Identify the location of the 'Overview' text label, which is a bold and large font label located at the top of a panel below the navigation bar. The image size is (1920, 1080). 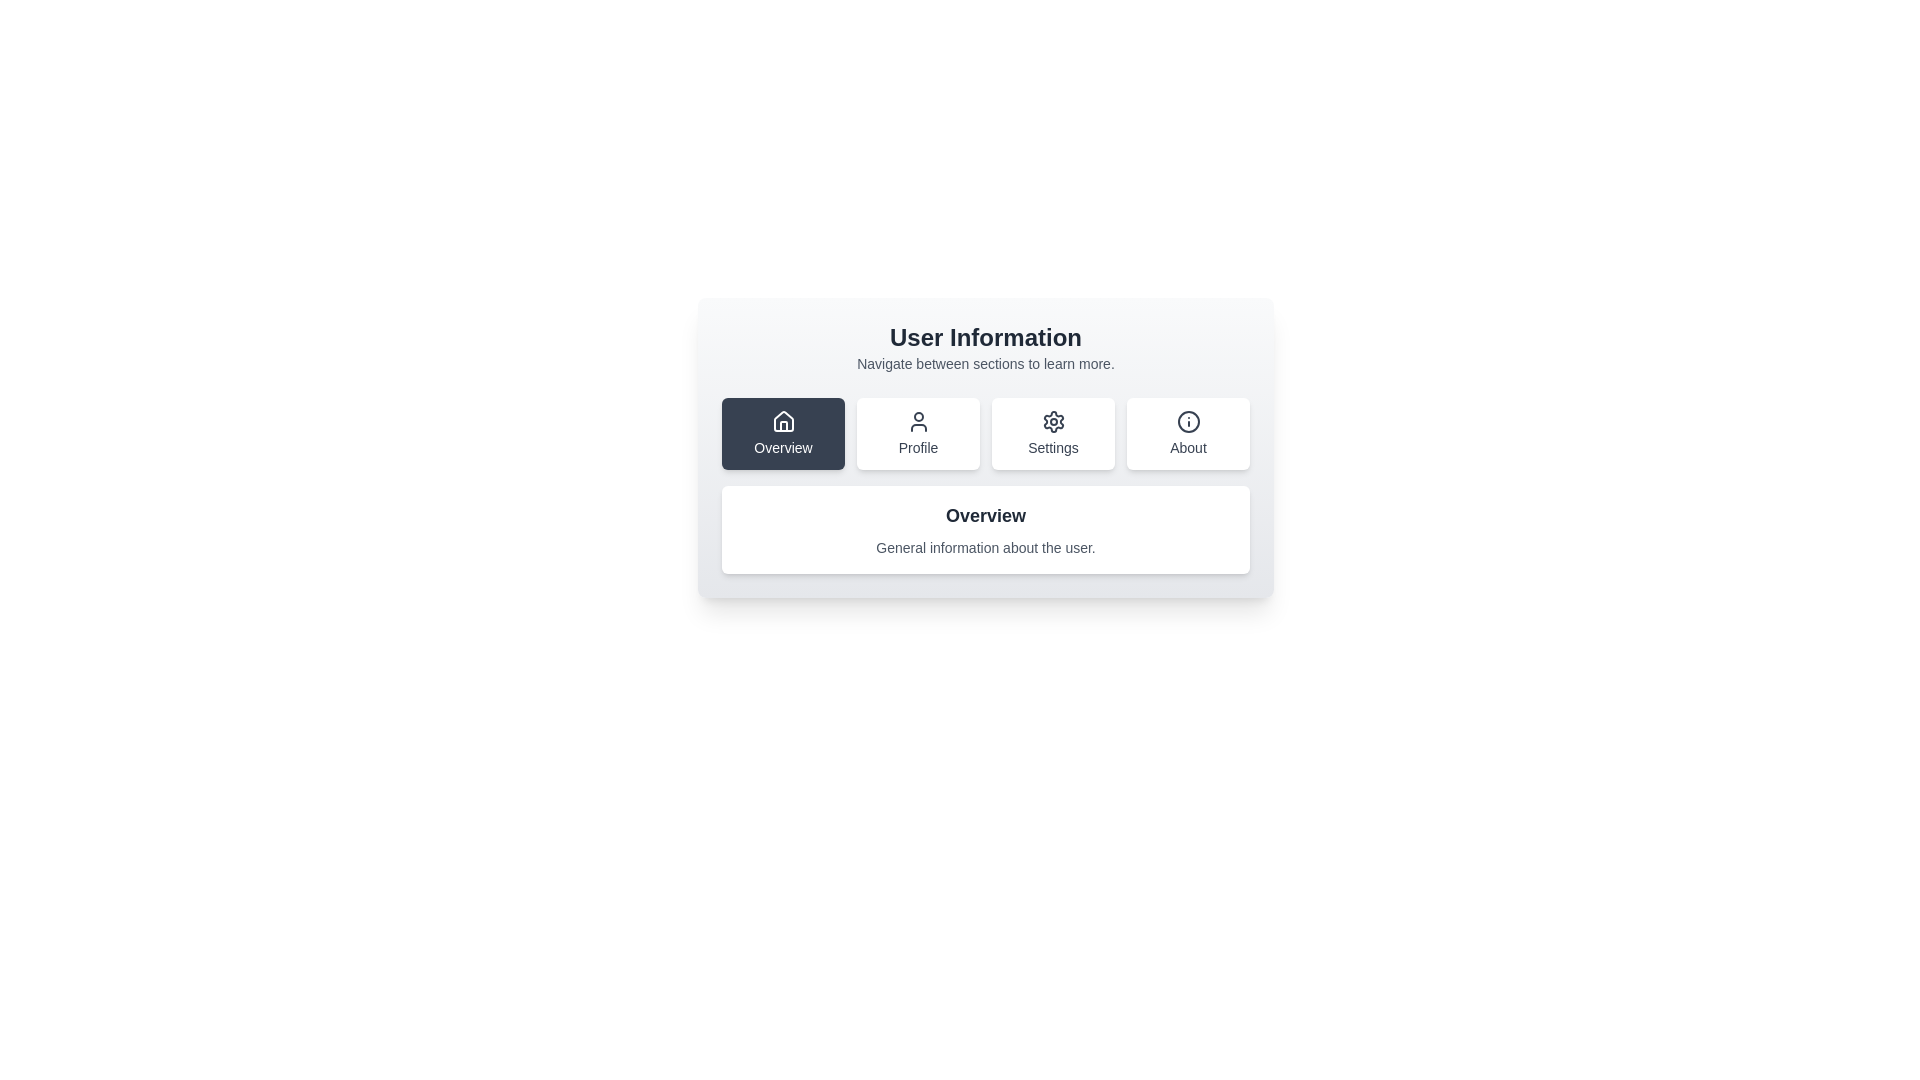
(985, 515).